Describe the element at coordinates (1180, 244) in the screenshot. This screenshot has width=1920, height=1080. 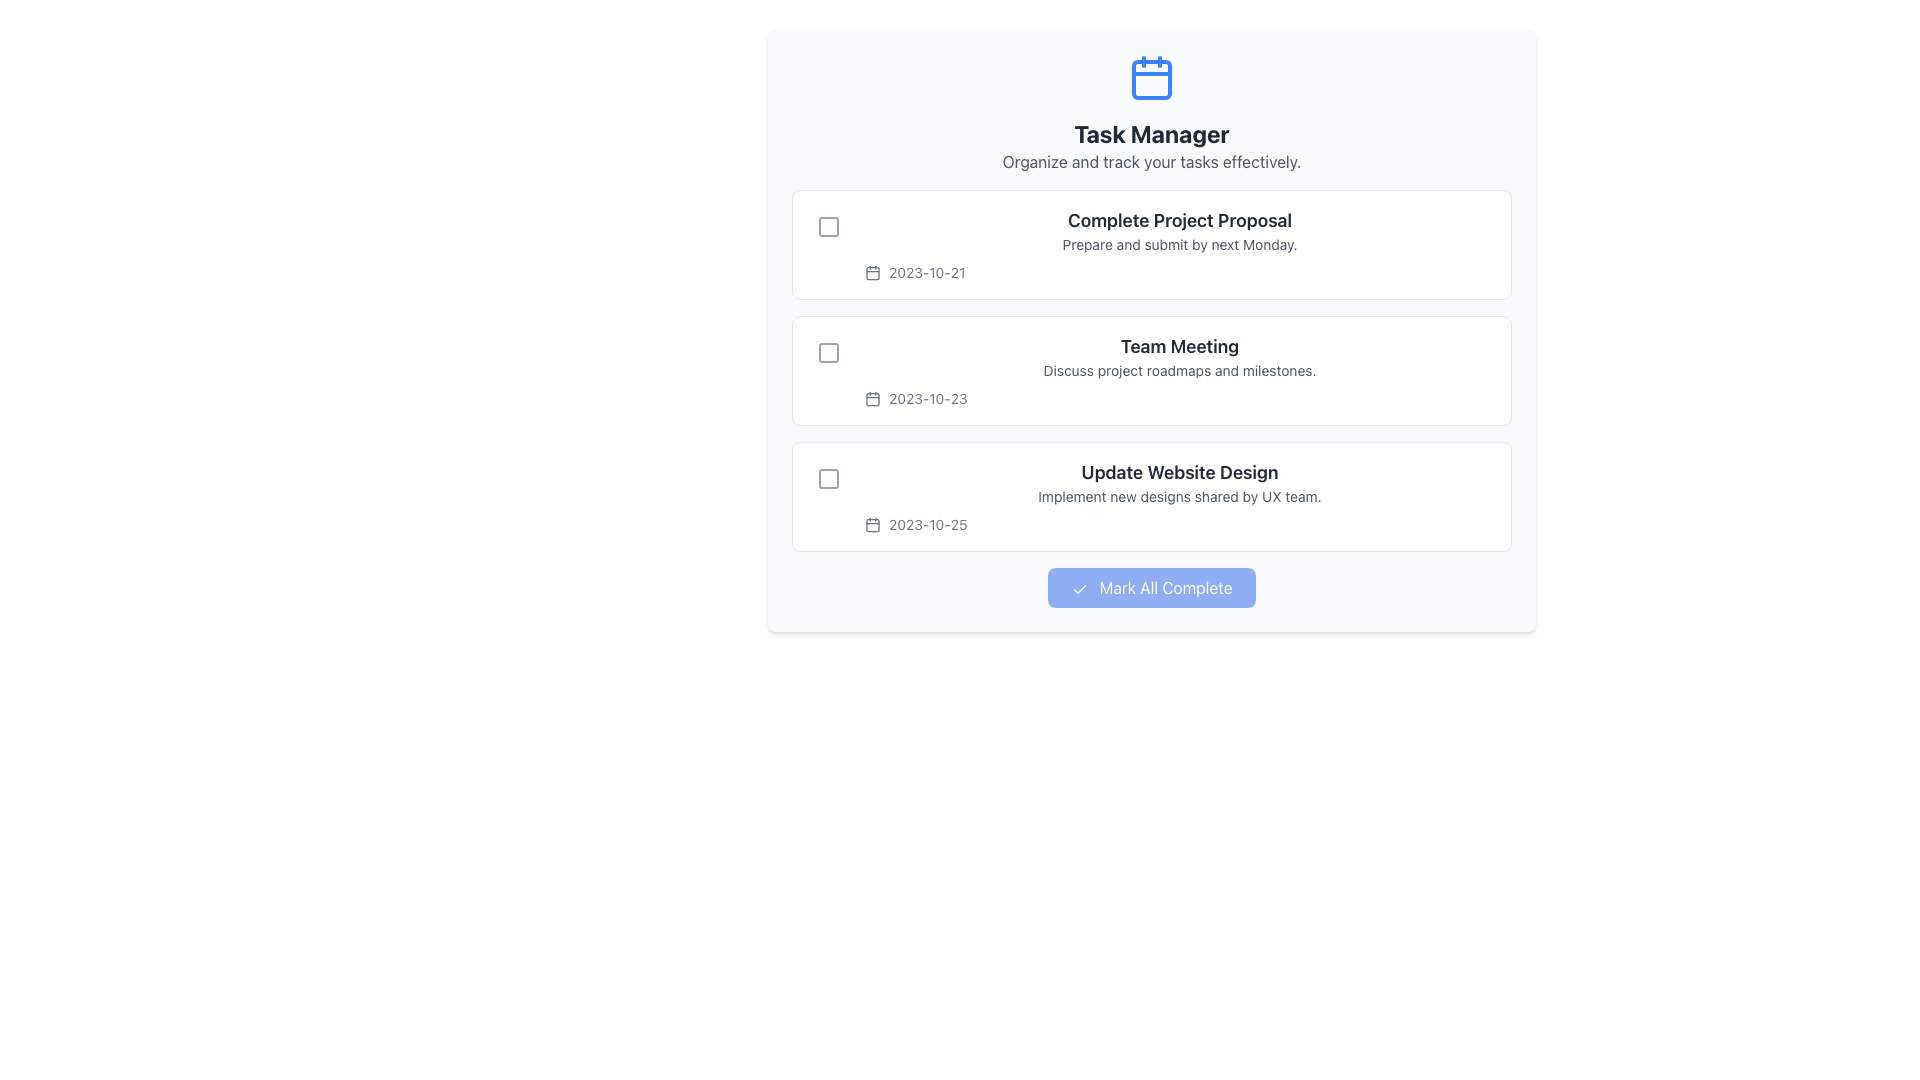
I see `the static text providing note or deadline details for the project proposal task, located below the title 'Complete Project Proposal' in the task card` at that location.